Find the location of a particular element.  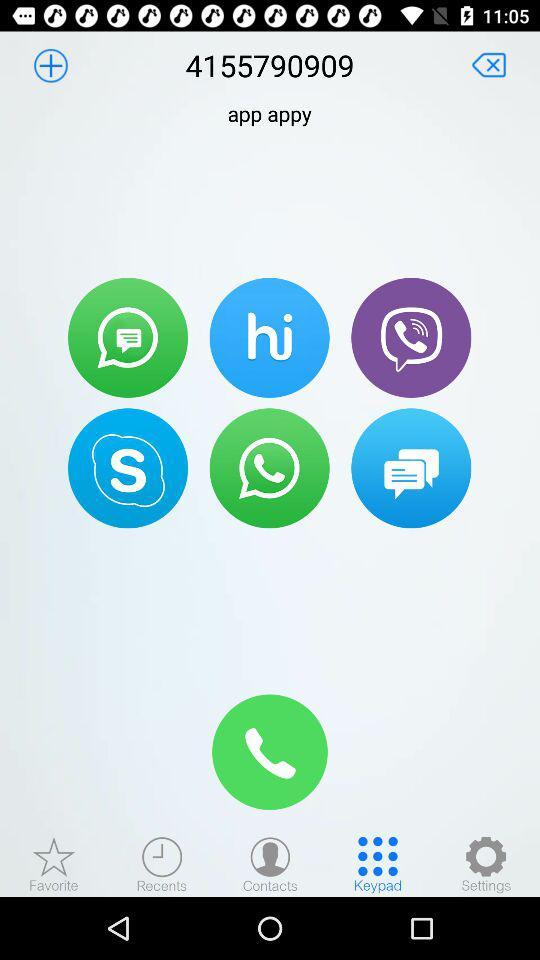

open skype app is located at coordinates (128, 468).